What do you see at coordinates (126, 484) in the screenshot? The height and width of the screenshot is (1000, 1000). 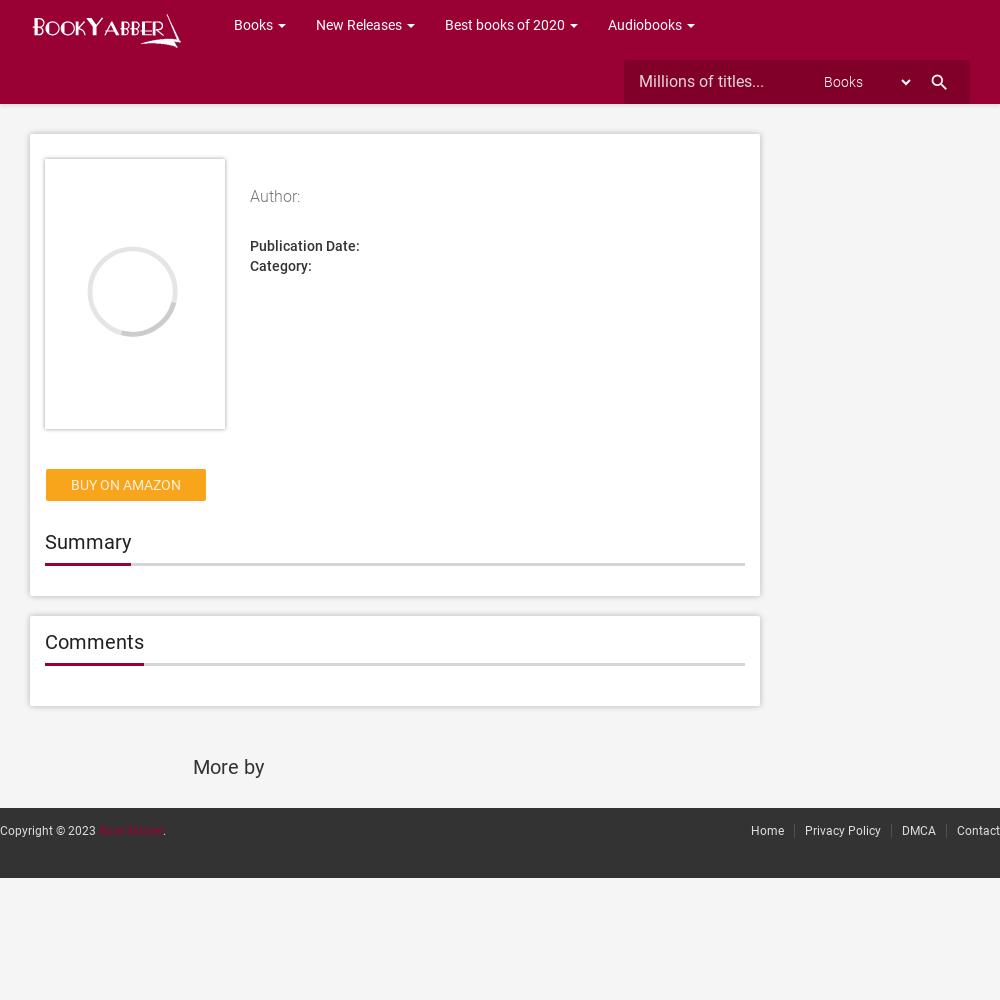 I see `'Buy on Amazon'` at bounding box center [126, 484].